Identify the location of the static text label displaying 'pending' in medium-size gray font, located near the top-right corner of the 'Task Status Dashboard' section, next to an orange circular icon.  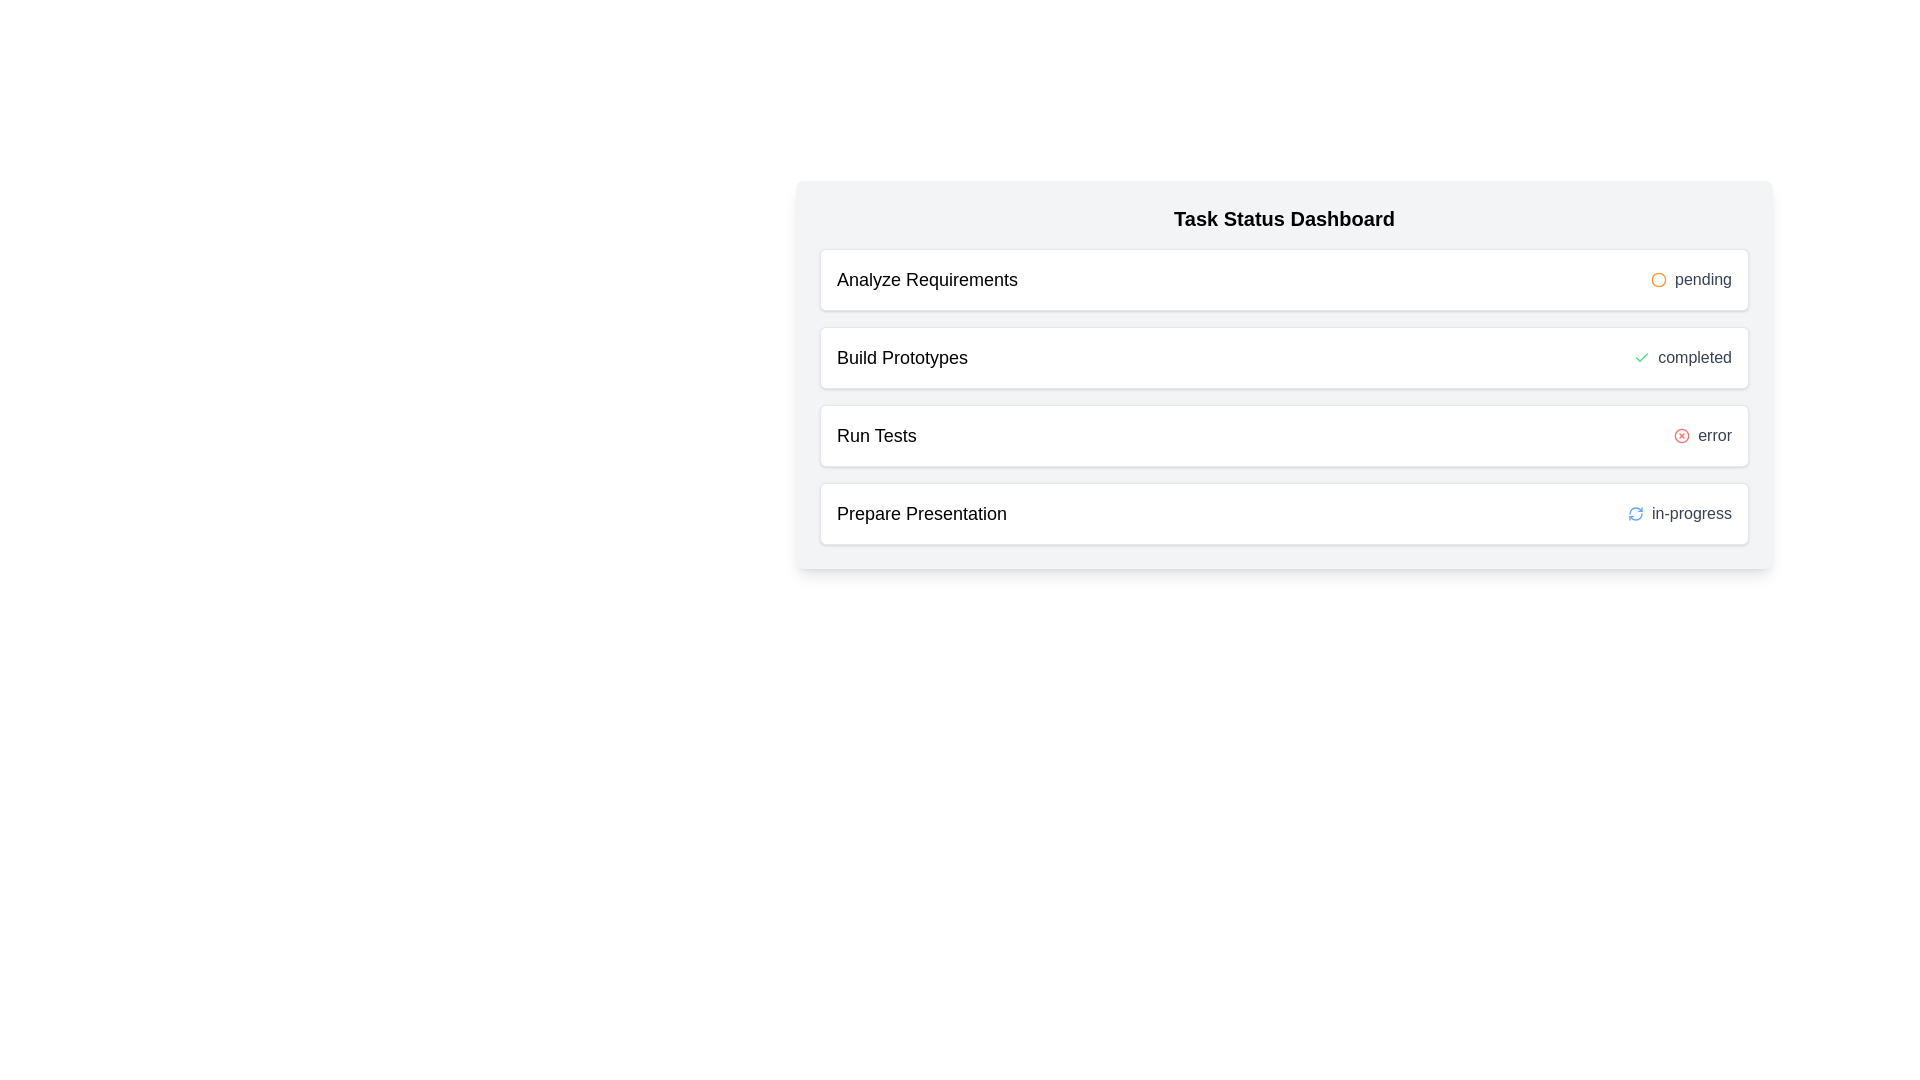
(1702, 280).